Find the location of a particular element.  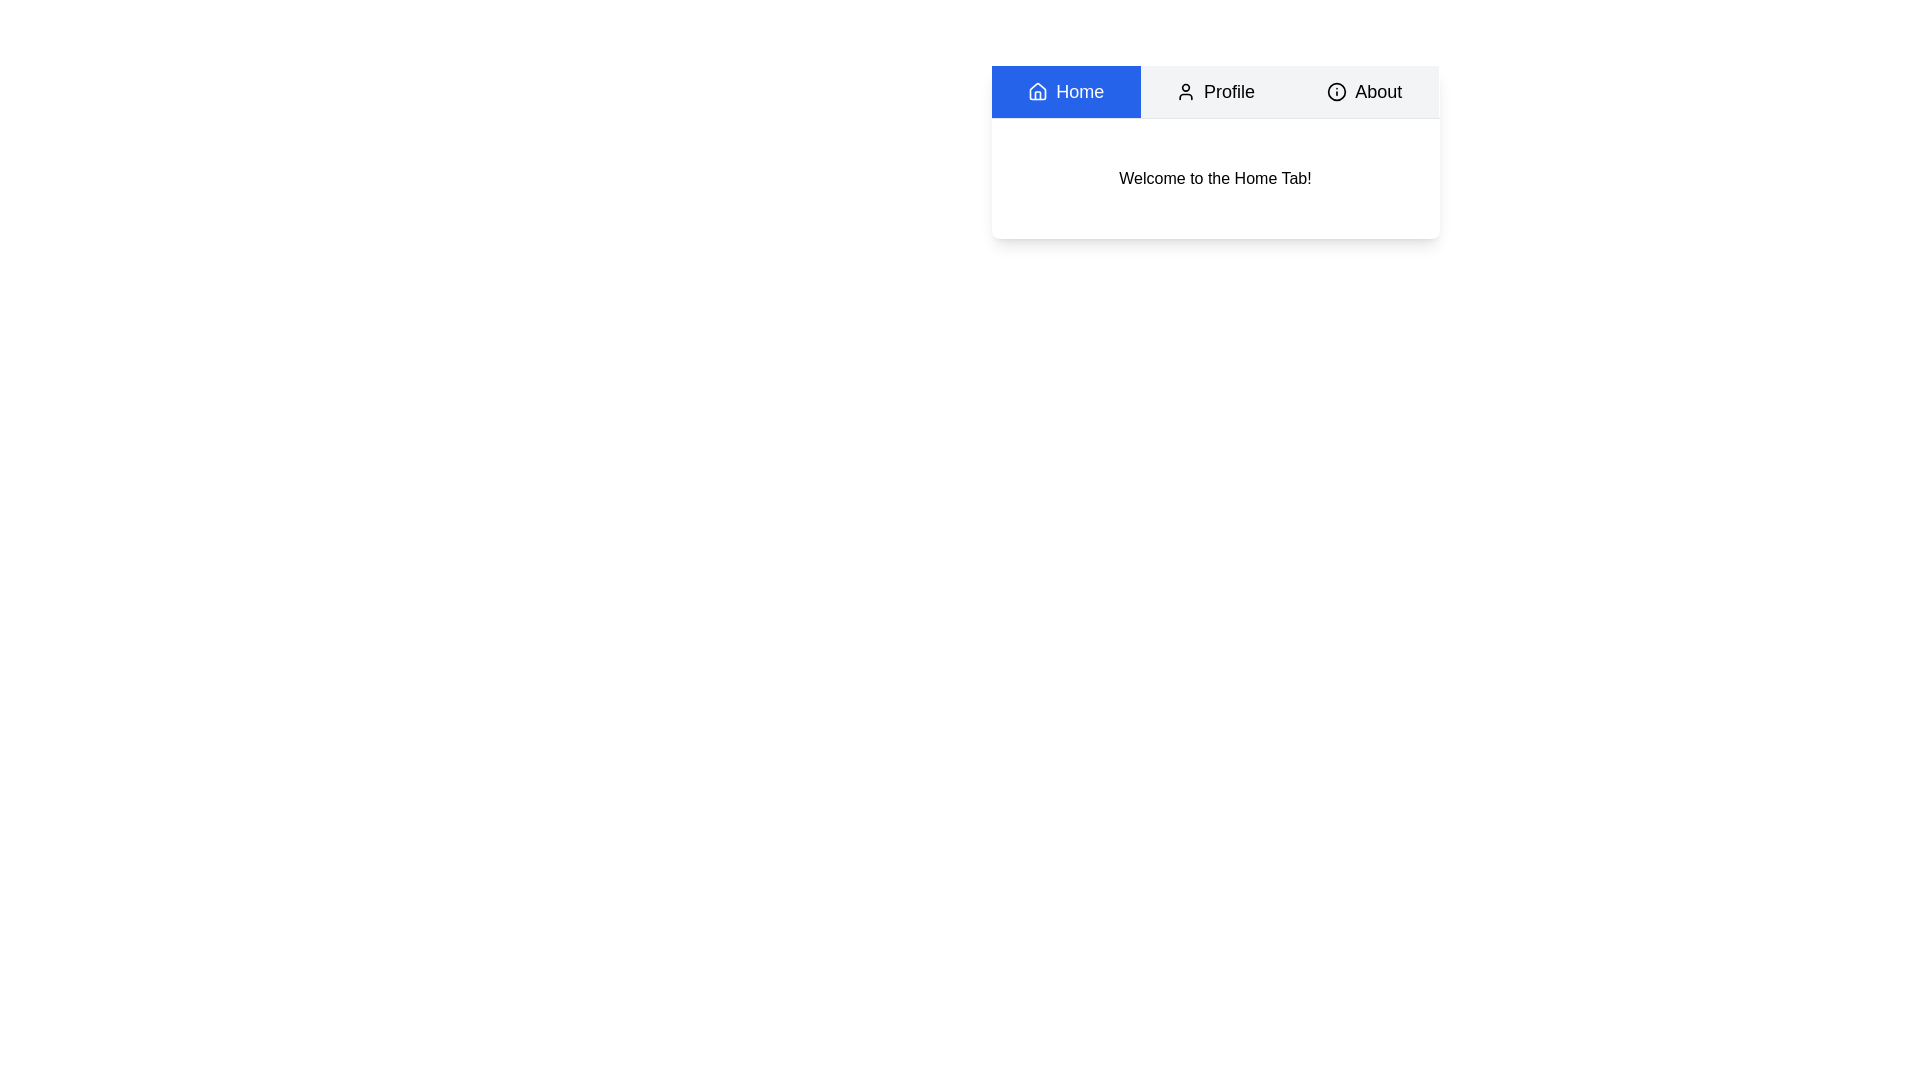

the Profile tab to view its content is located at coordinates (1214, 92).